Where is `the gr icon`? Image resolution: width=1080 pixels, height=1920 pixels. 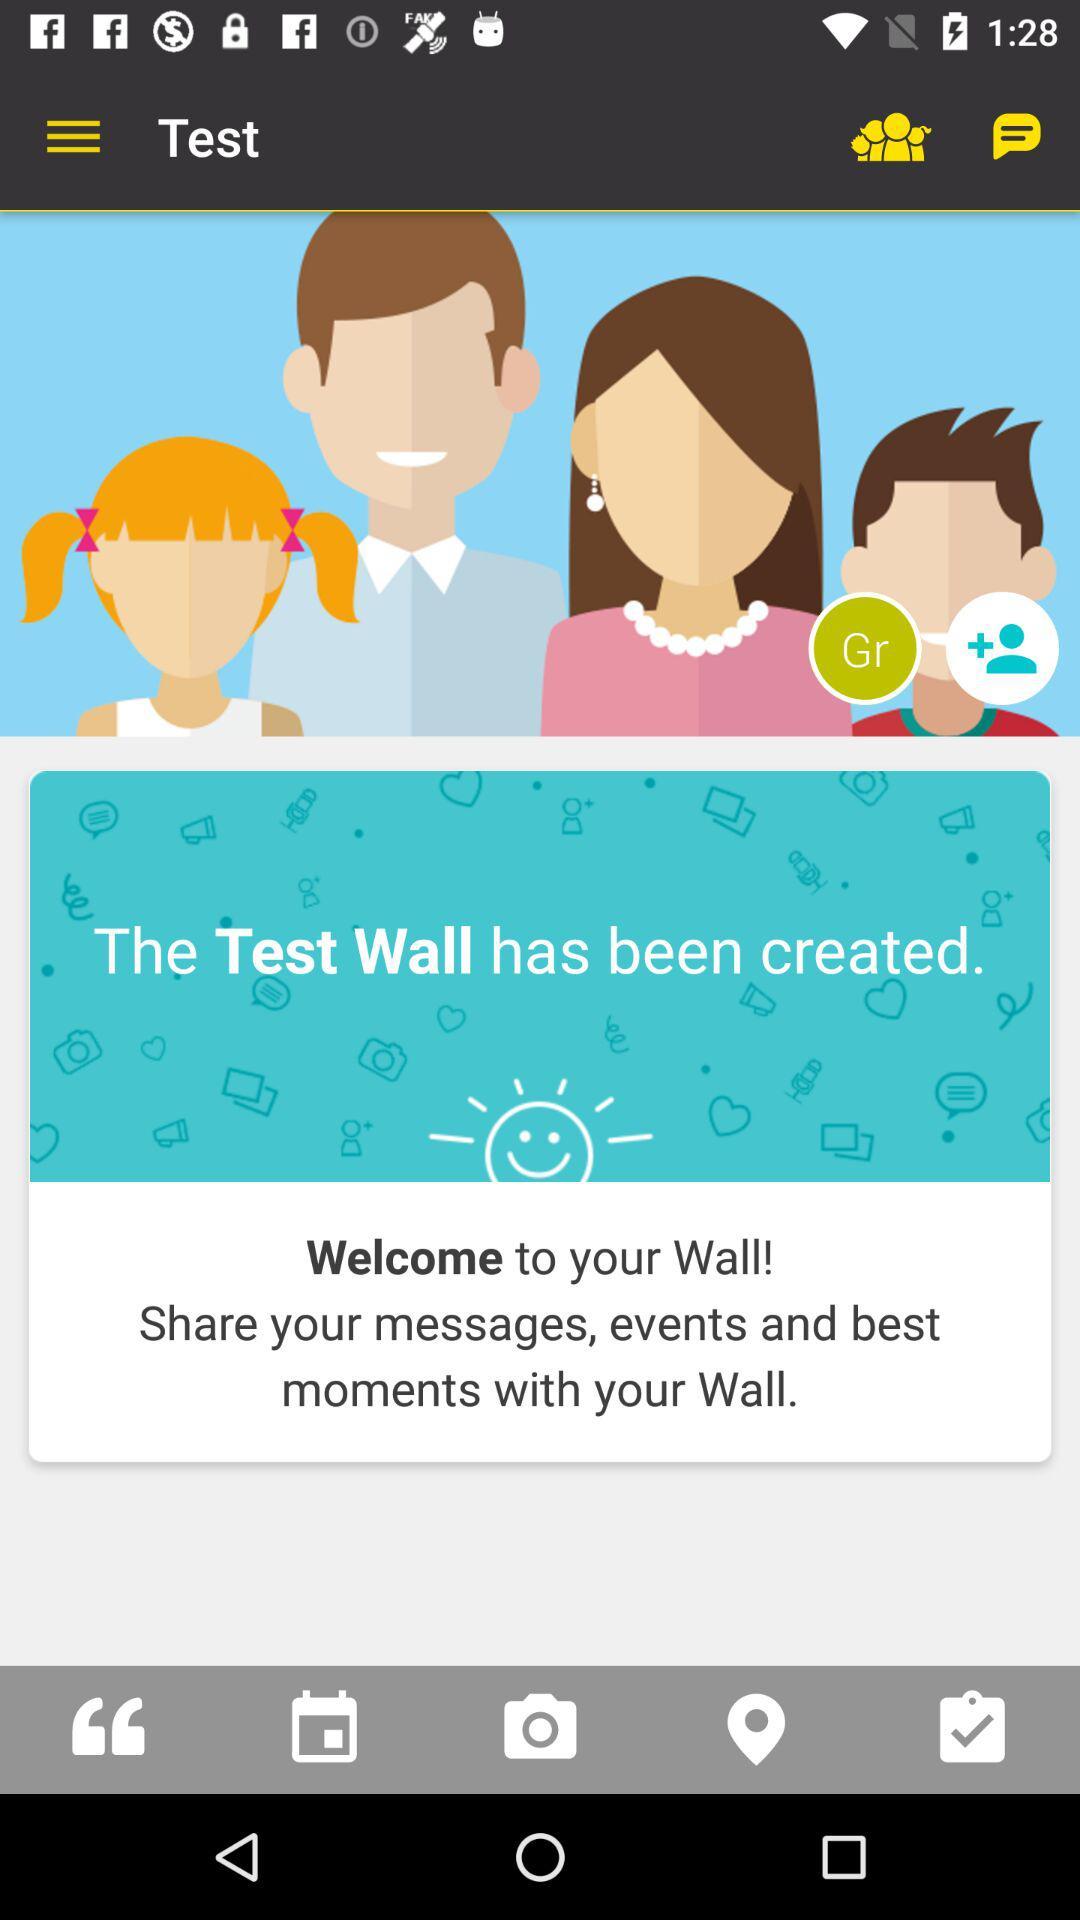 the gr icon is located at coordinates (864, 648).